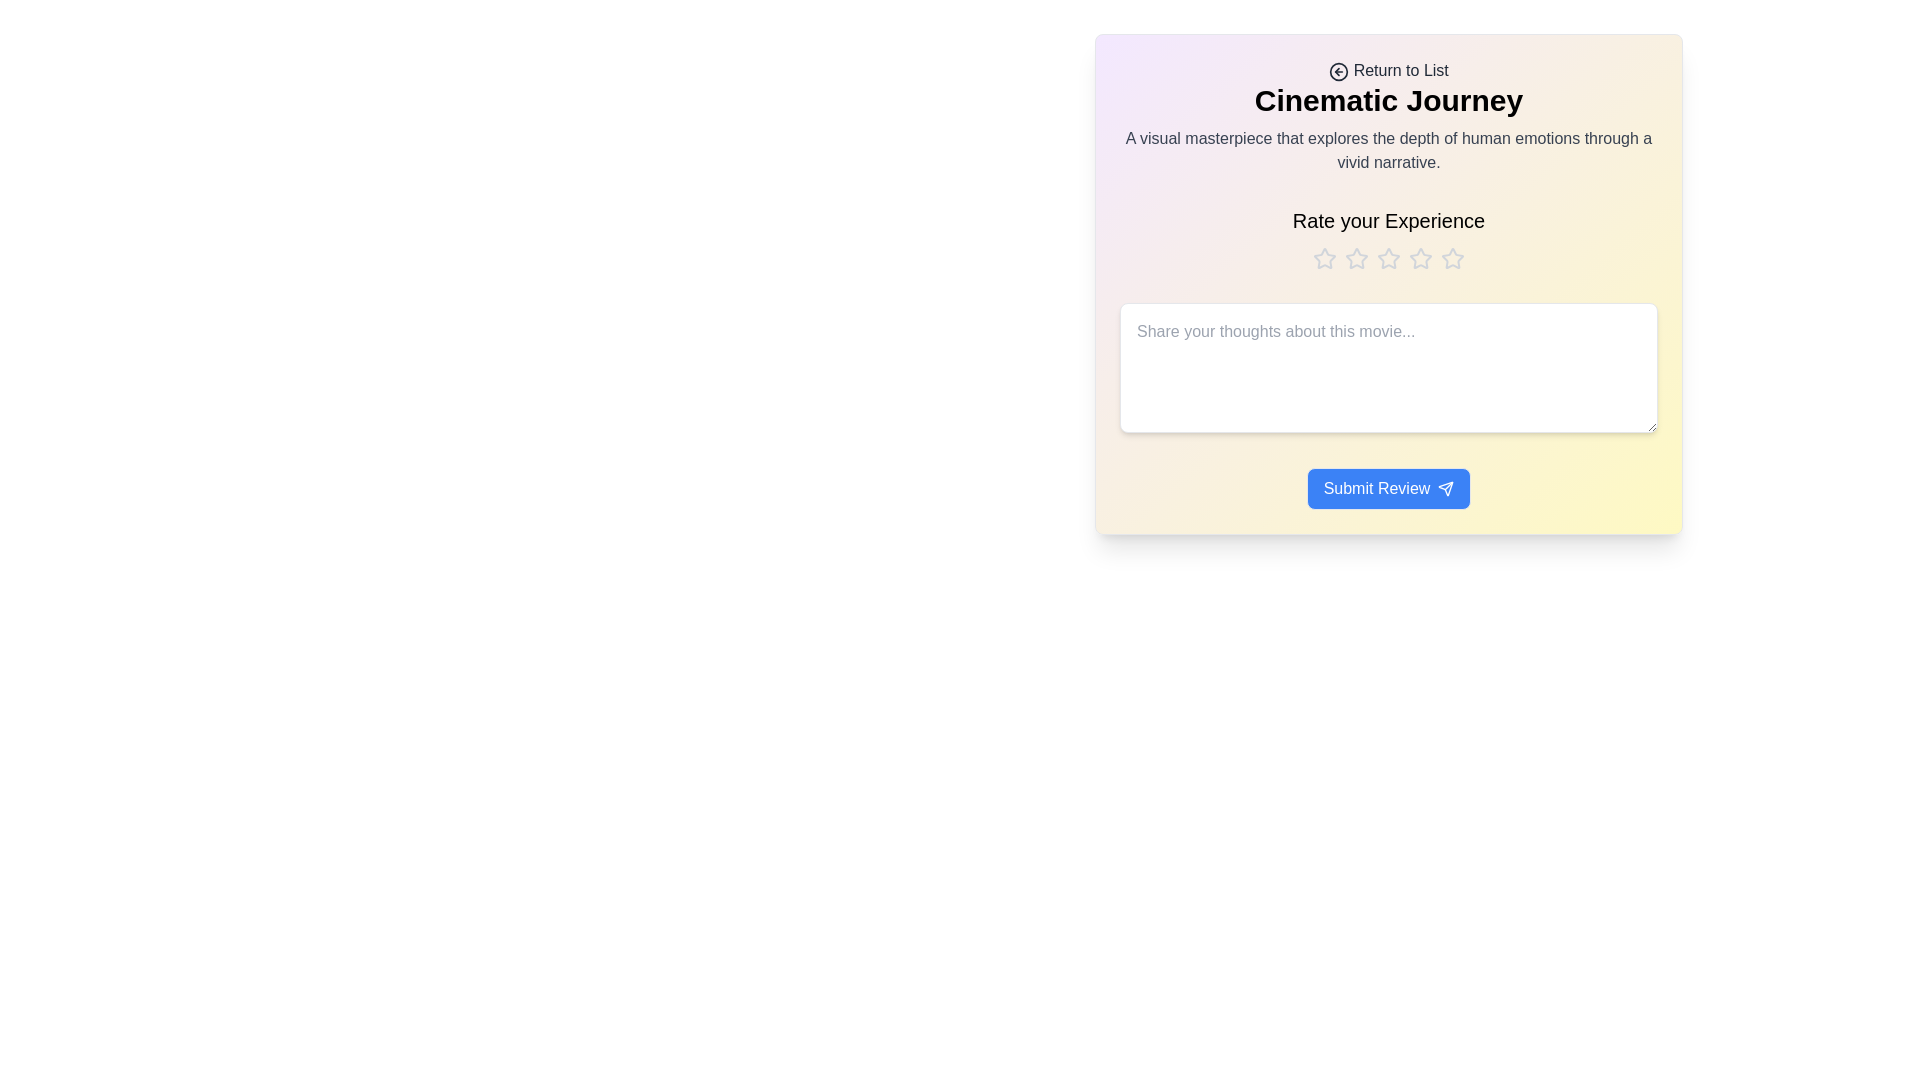  What do you see at coordinates (1453, 257) in the screenshot?
I see `the fifth star icon in the rating system` at bounding box center [1453, 257].